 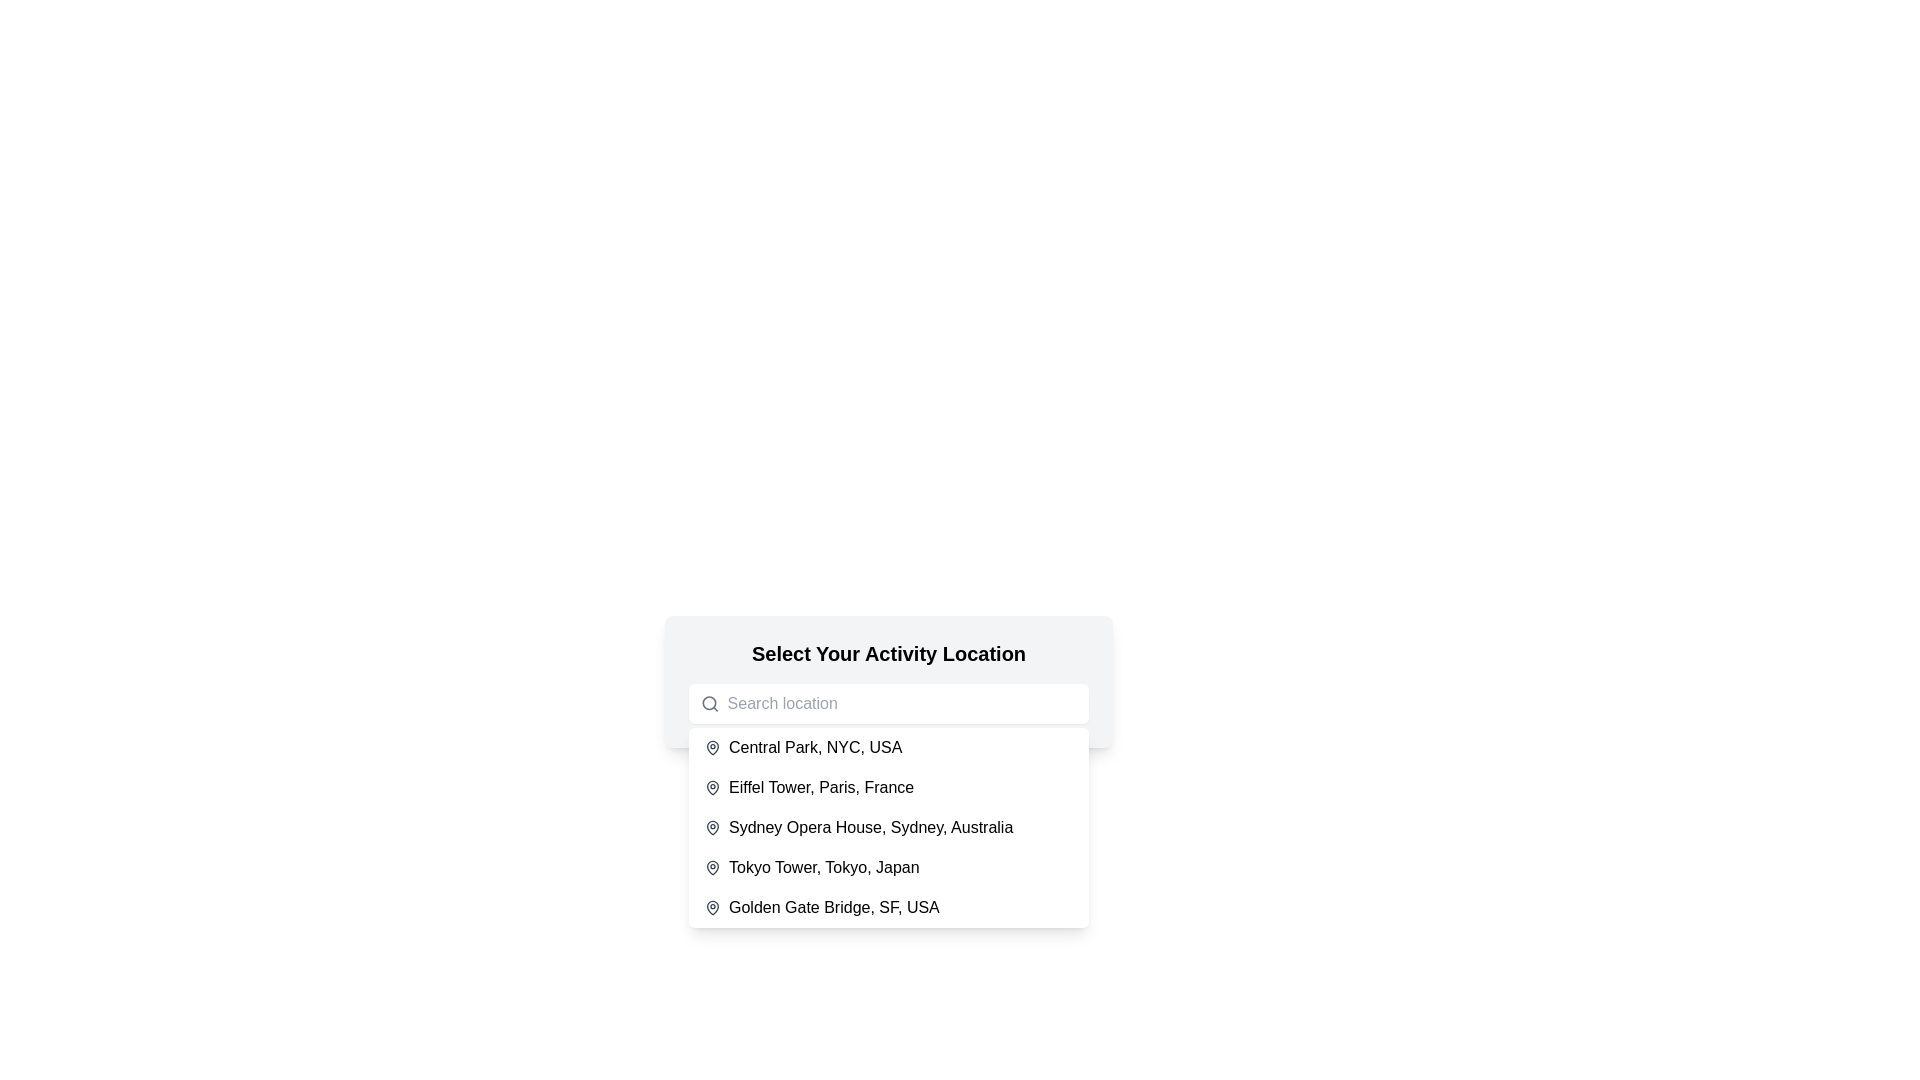 I want to click on the circular search icon located at the left edge of the input field for navigation, so click(x=709, y=702).